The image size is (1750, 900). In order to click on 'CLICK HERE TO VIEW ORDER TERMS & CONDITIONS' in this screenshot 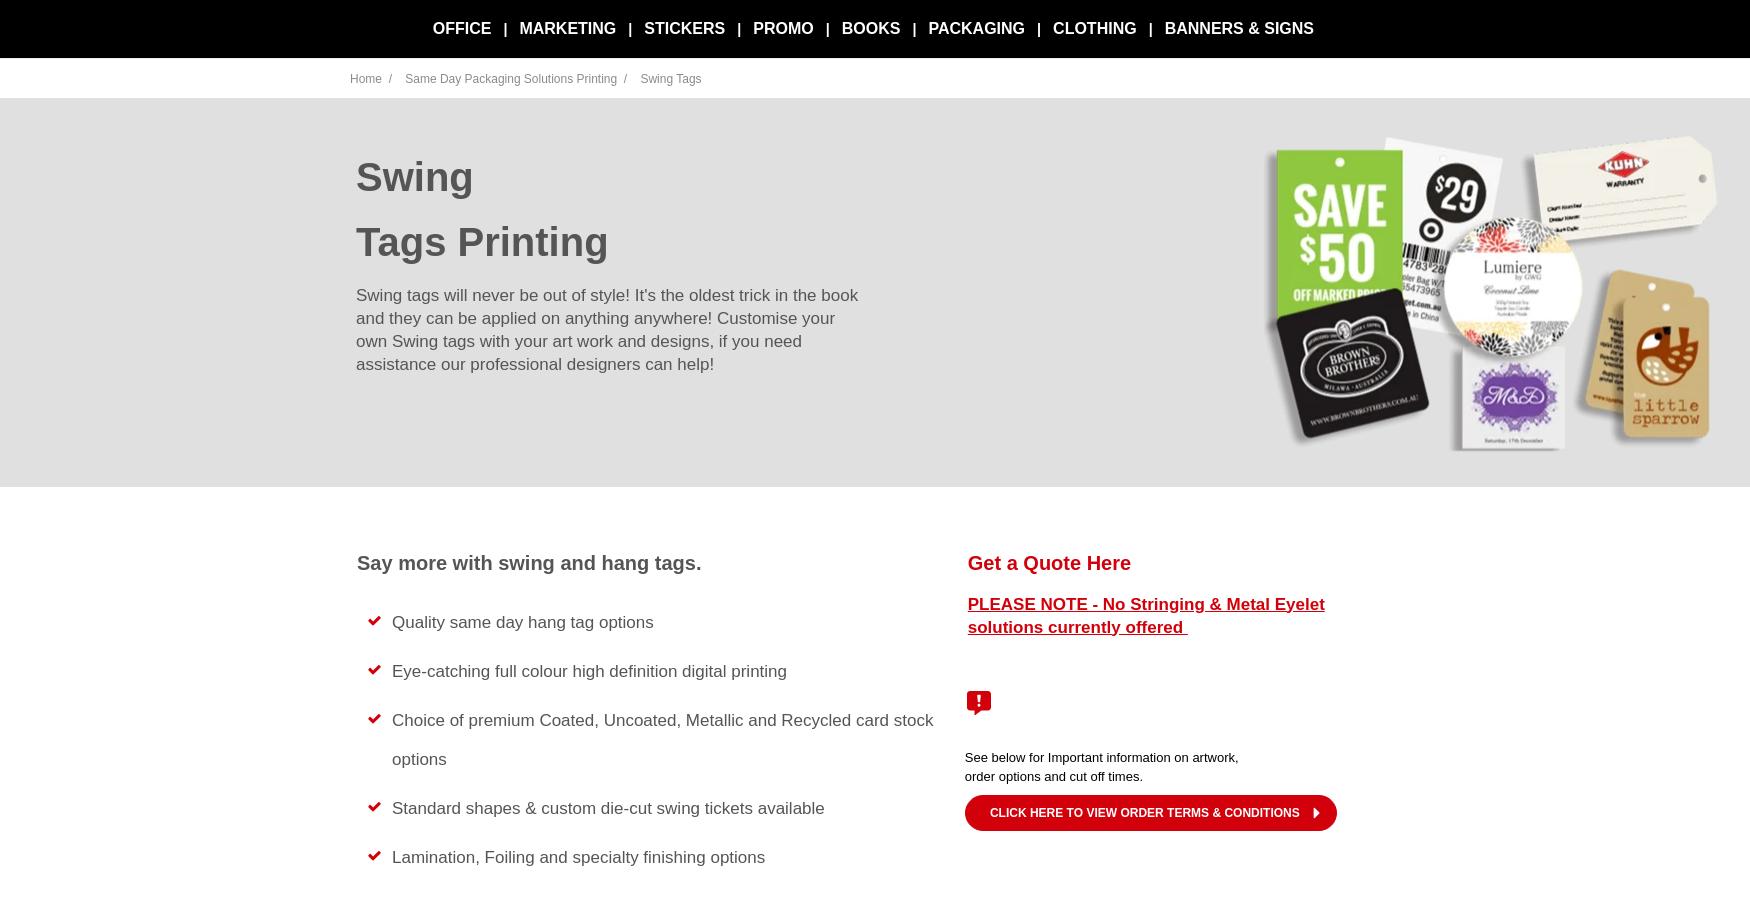, I will do `click(1142, 811)`.